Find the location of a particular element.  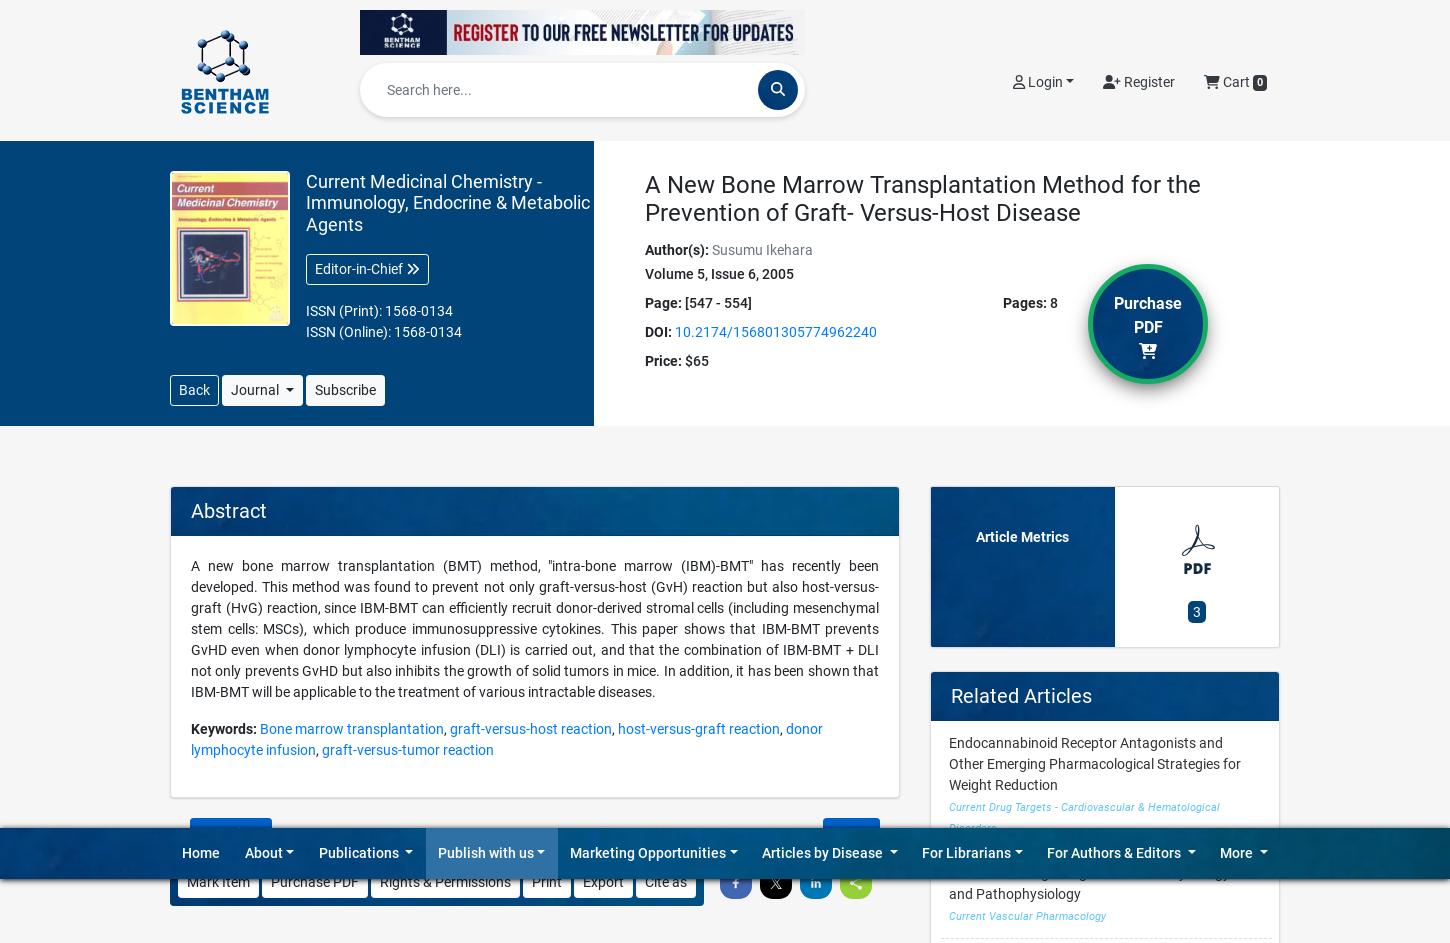

'Le-Qing Cao et al.,' is located at coordinates (585, 315).